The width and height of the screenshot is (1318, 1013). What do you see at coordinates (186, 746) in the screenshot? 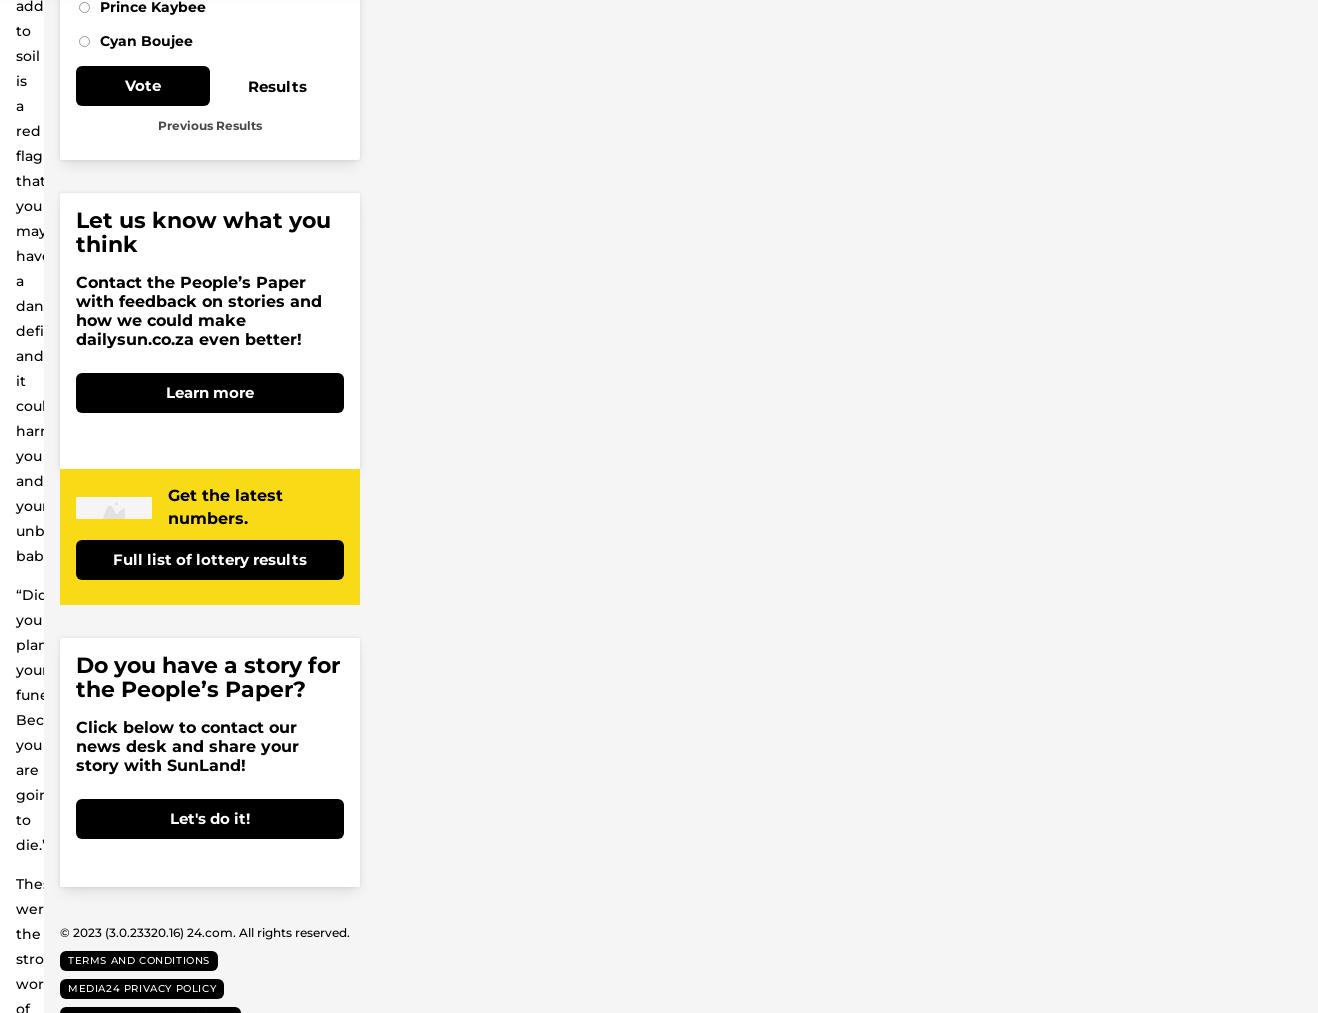
I see `'Click below to contact our news desk and share your story with SunLand!'` at bounding box center [186, 746].